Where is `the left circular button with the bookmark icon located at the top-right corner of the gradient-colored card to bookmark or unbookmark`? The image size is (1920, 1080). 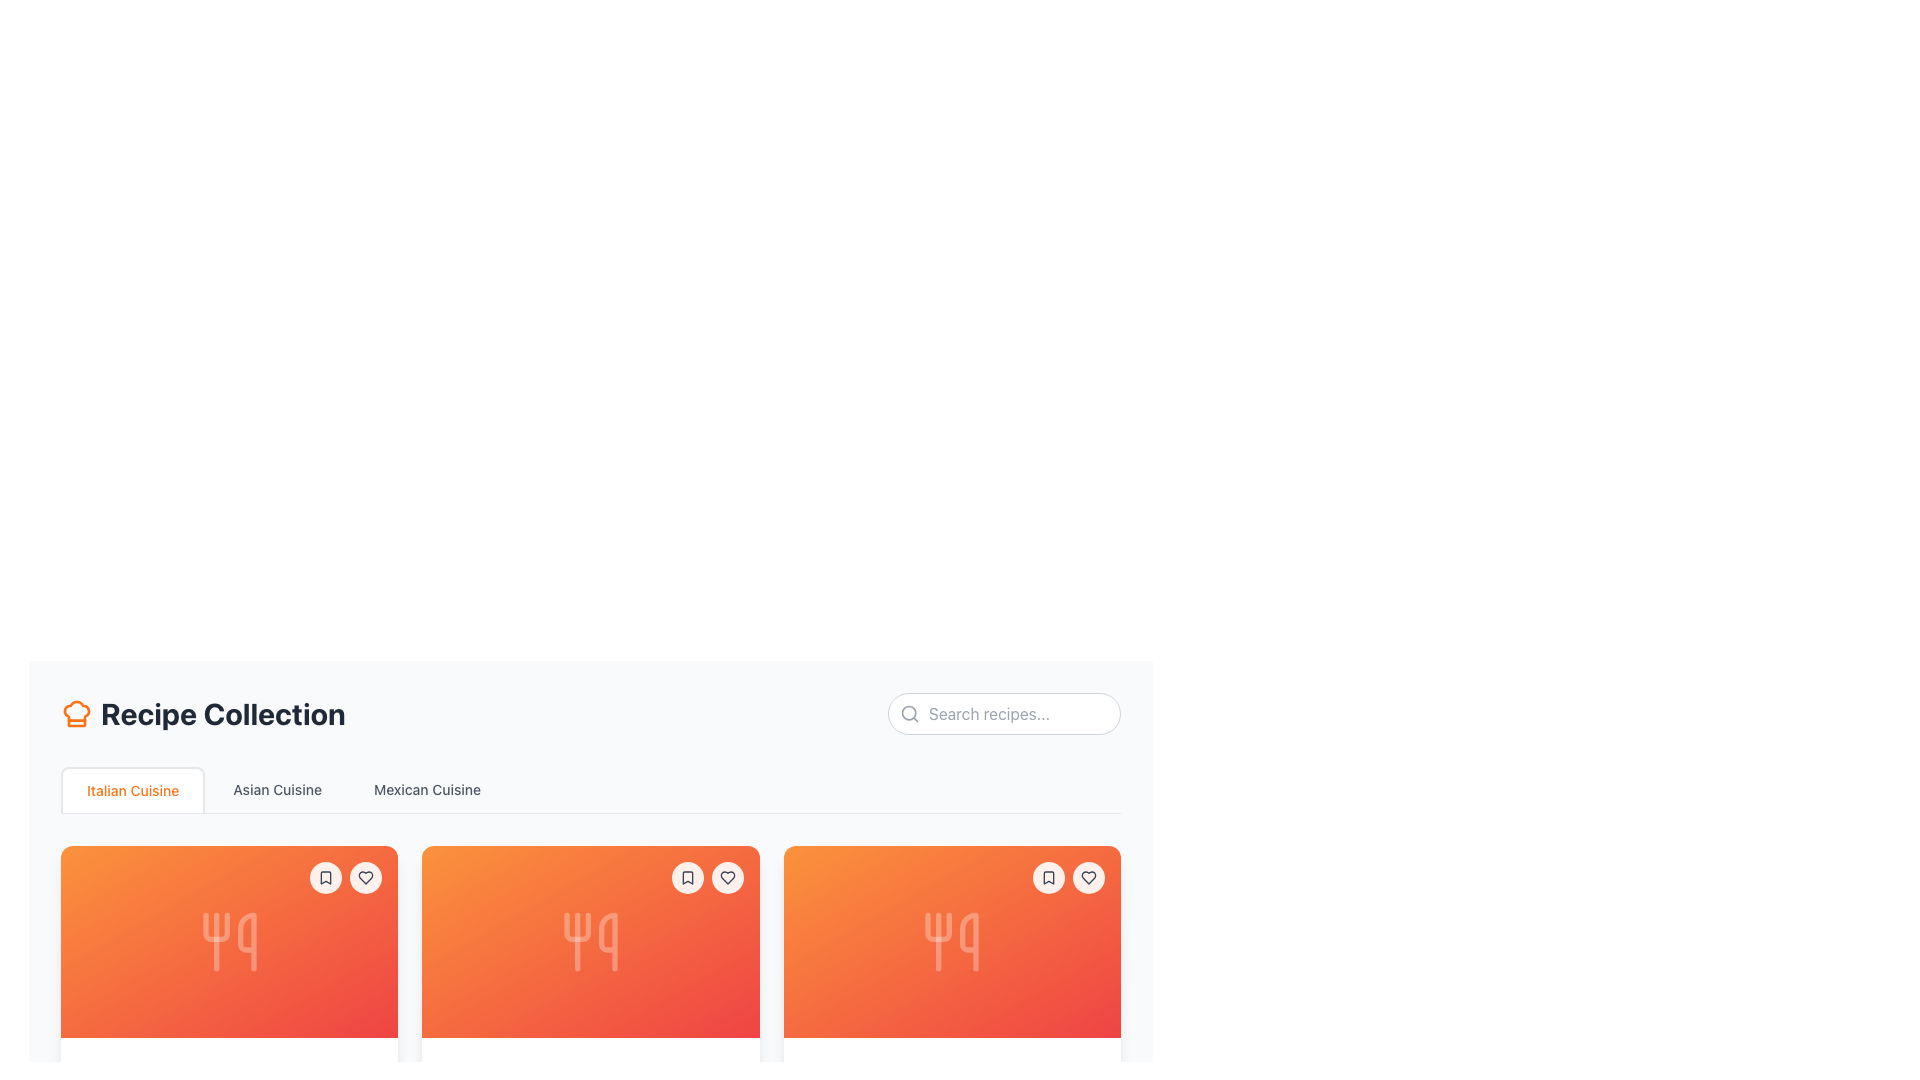 the left circular button with the bookmark icon located at the top-right corner of the gradient-colored card to bookmark or unbookmark is located at coordinates (707, 877).